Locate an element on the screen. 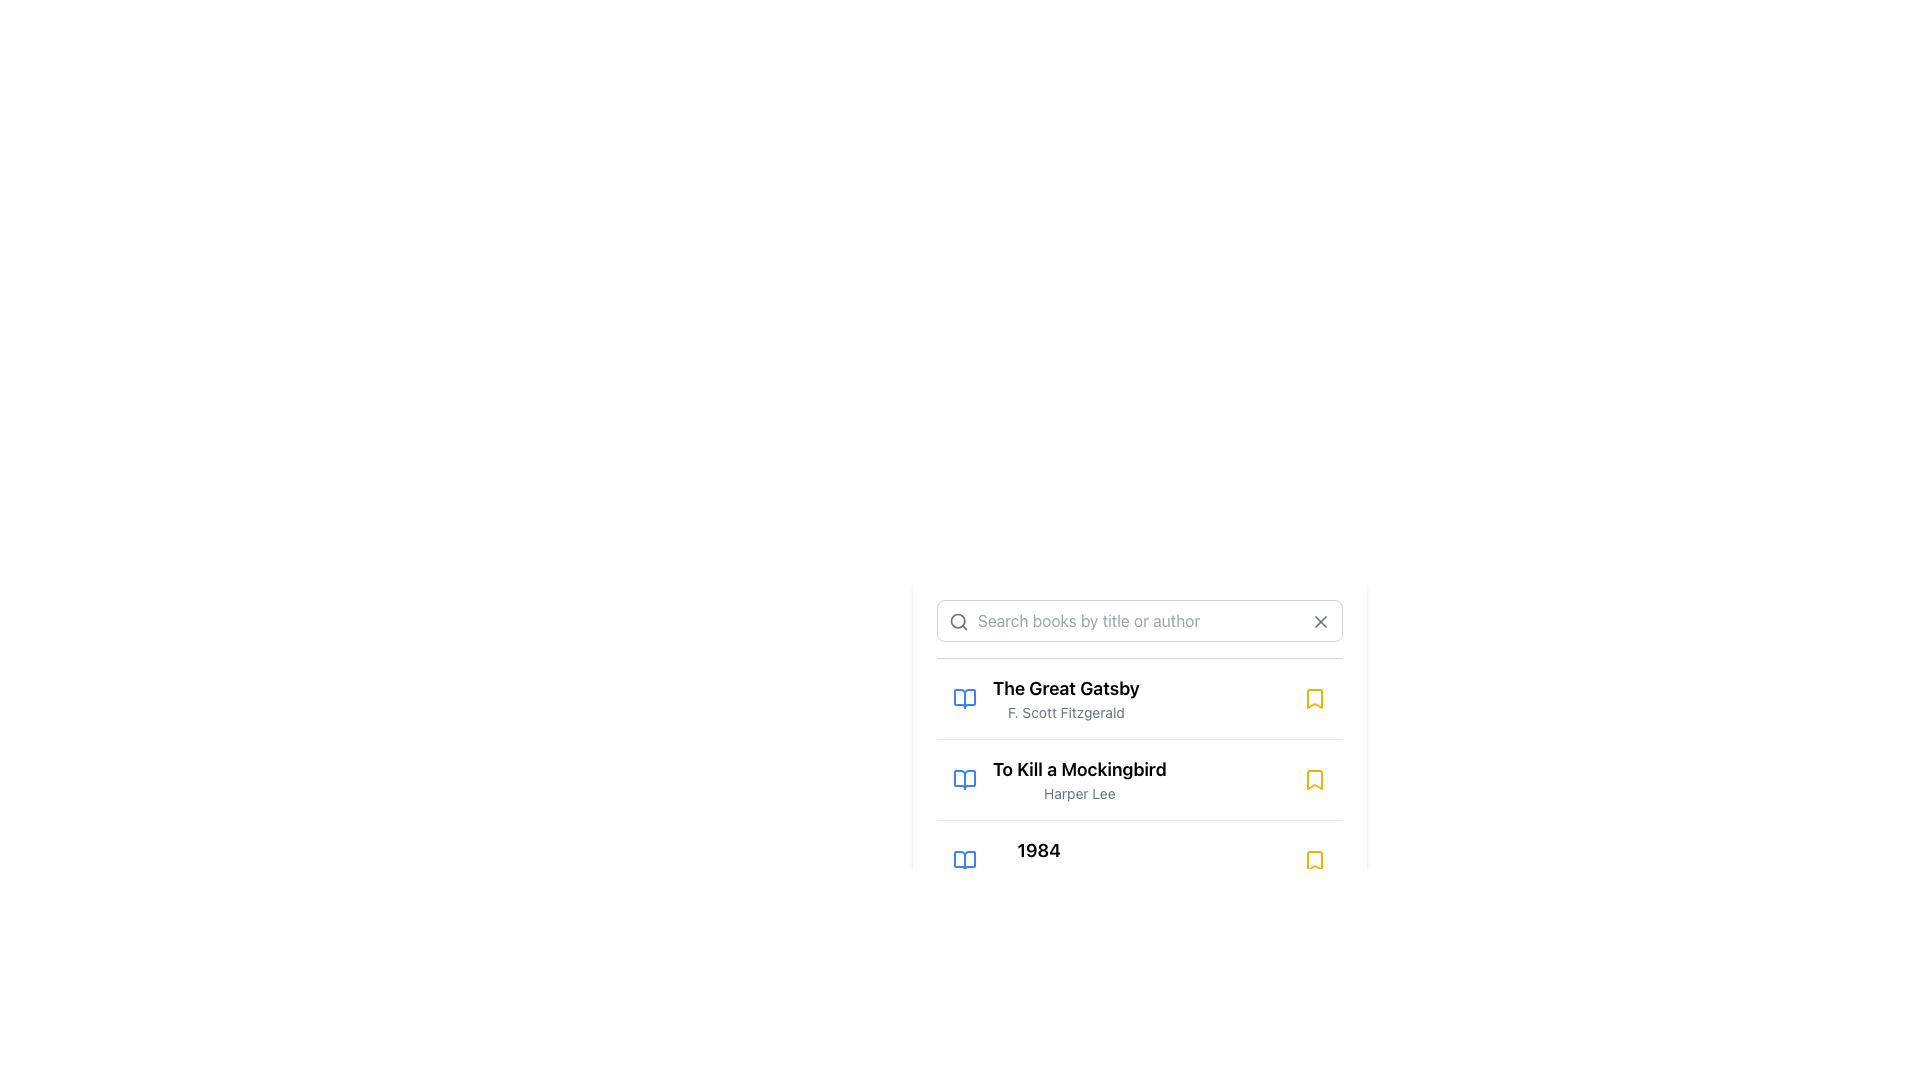 The width and height of the screenshot is (1920, 1080). text label displaying 'F. Scott Fitzgerald', which is a small gray font located immediately below the title 'The Great Gatsby' is located at coordinates (1065, 712).